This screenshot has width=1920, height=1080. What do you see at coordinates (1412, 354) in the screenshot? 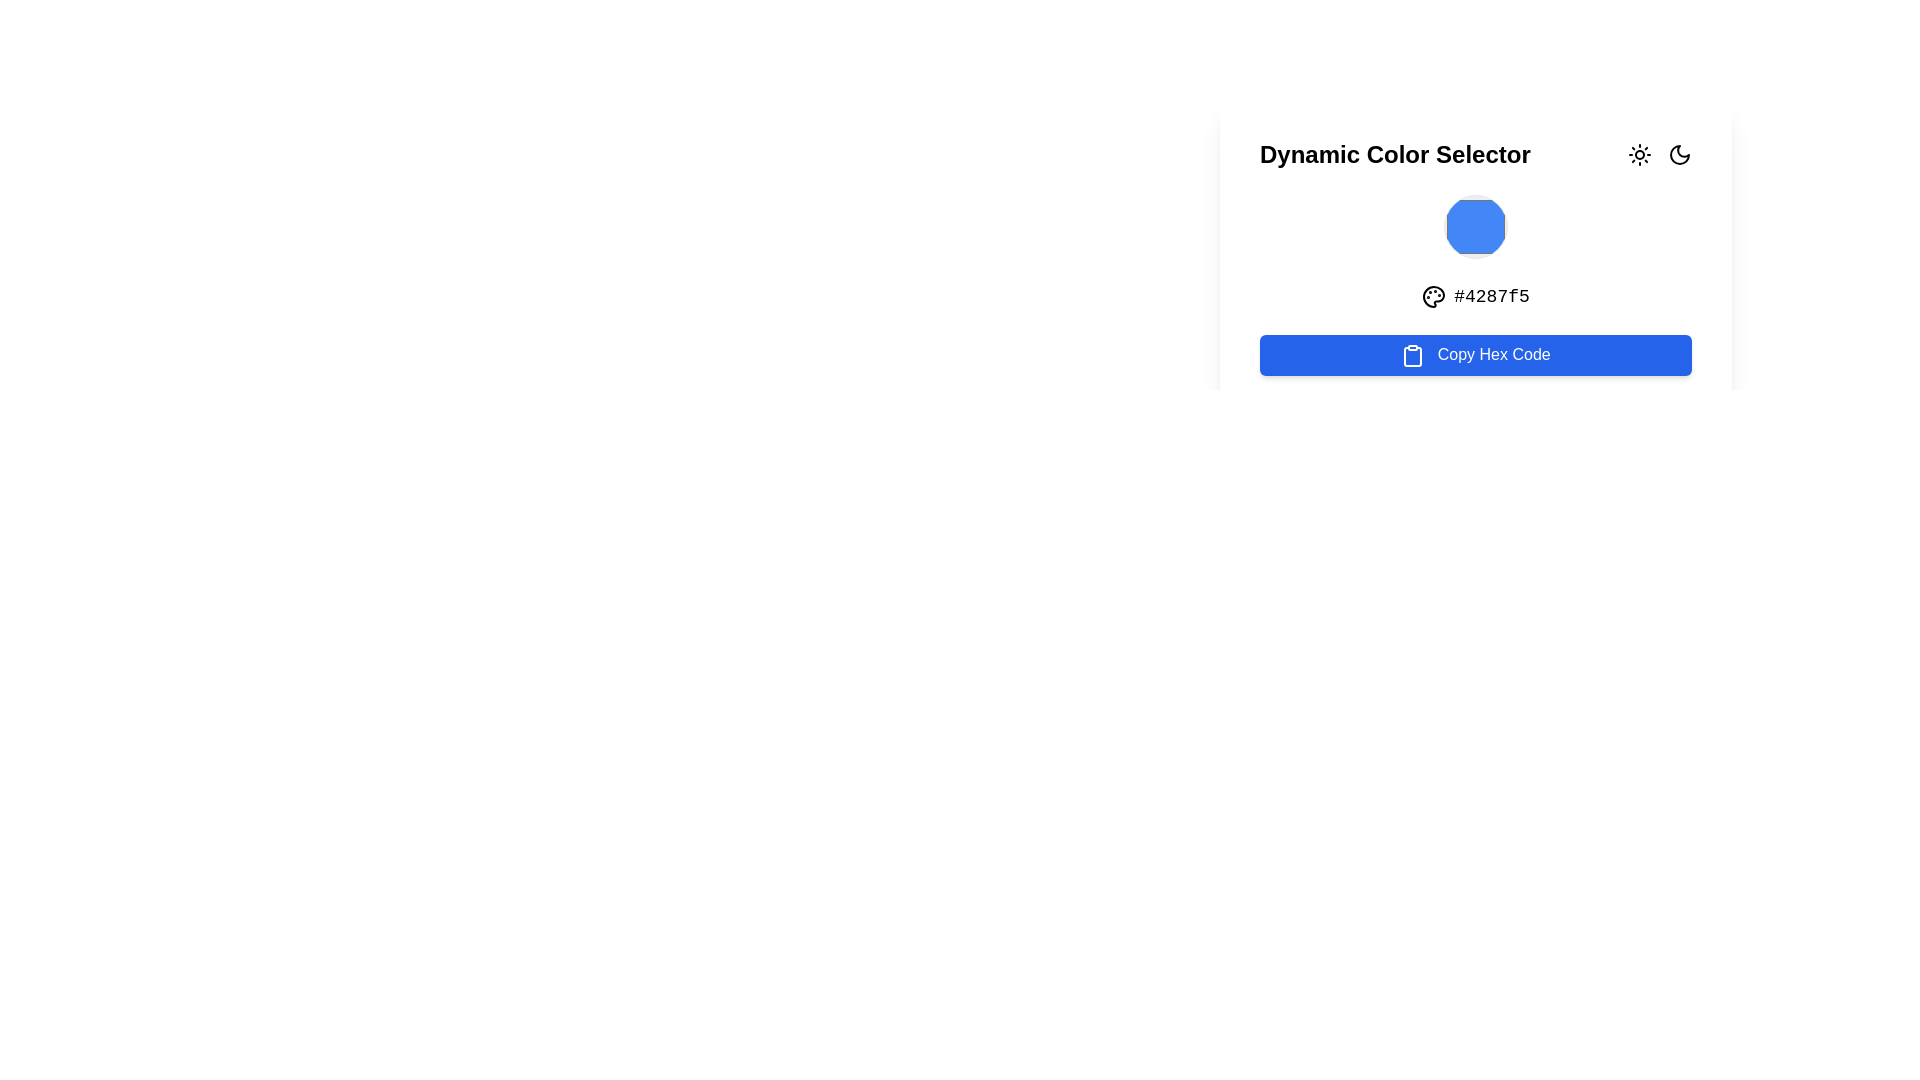
I see `the 'Copy Hex Code' button, which contains a clipboard icon, located at the bottom-center of the interface` at bounding box center [1412, 354].